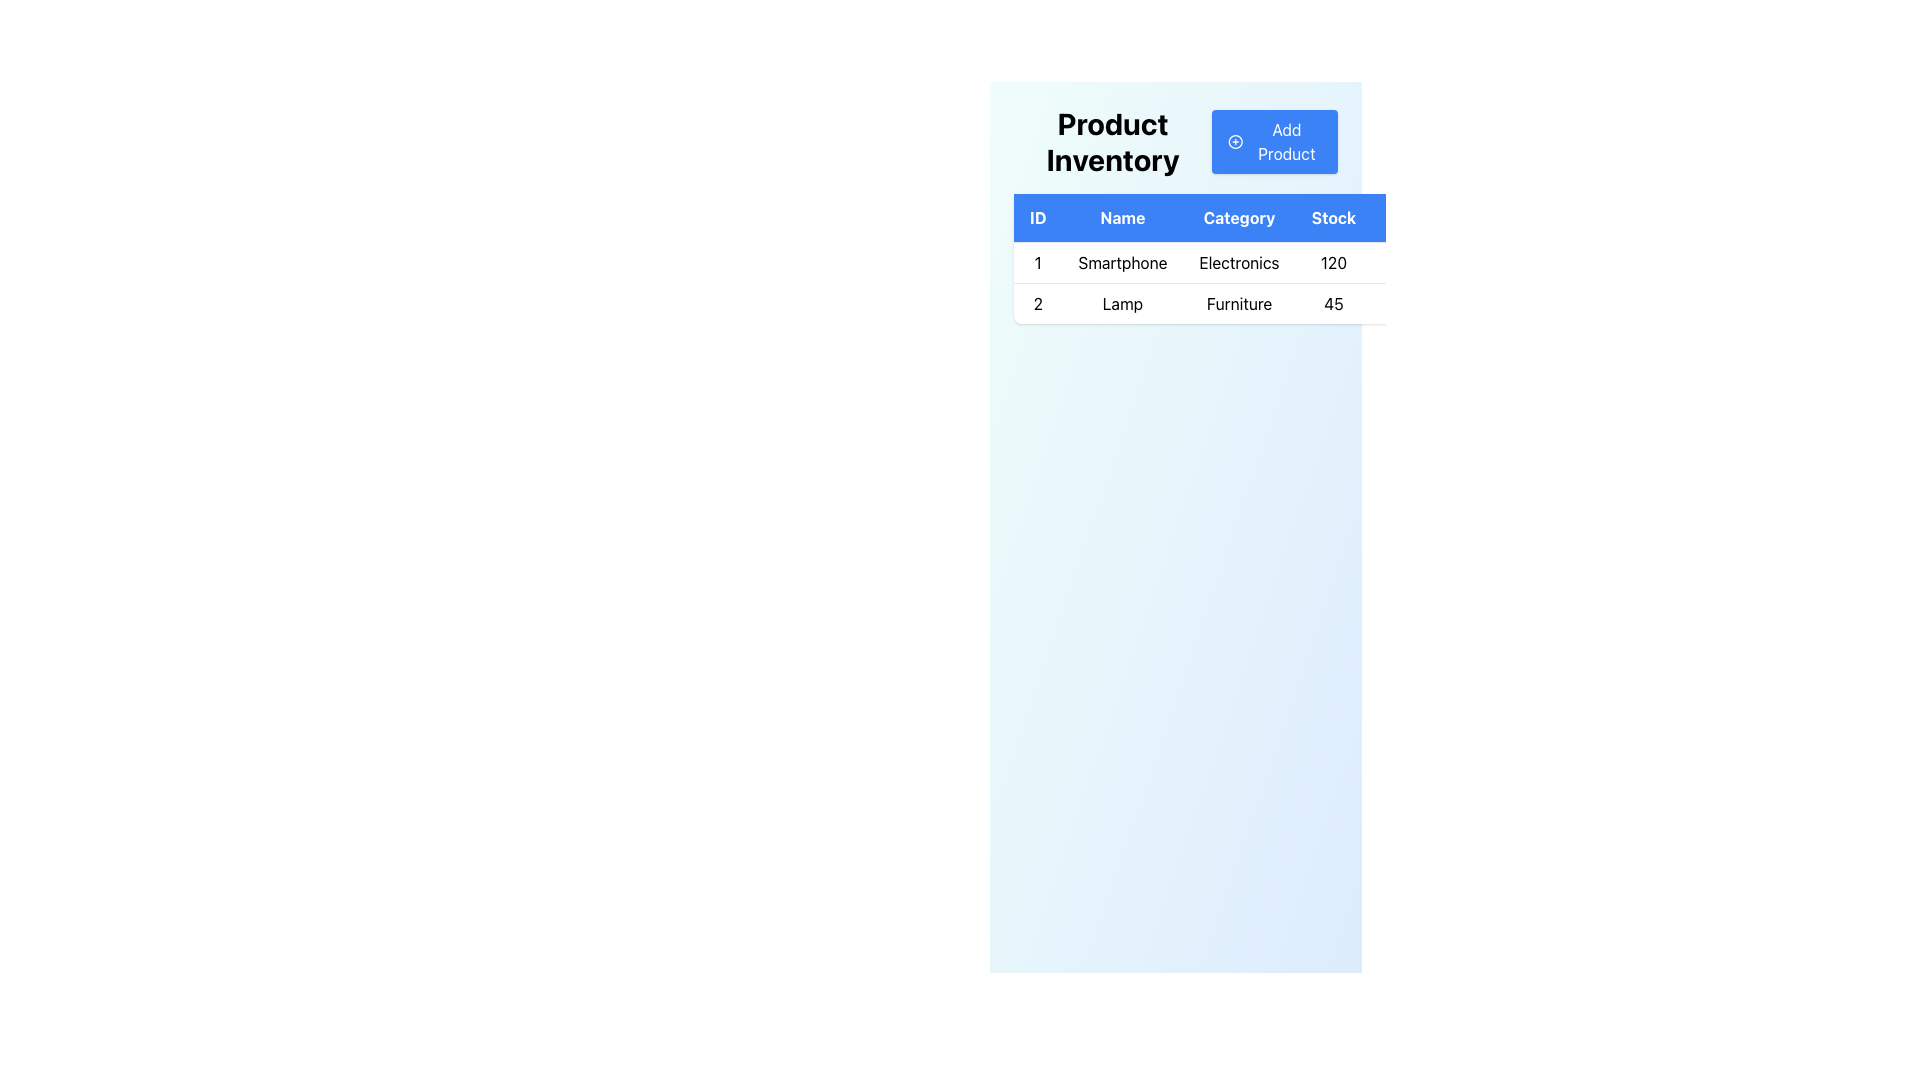 This screenshot has width=1920, height=1080. What do you see at coordinates (1334, 218) in the screenshot?
I see `the blue rectangular header labeled 'Stock', which is the fourth item in the row of headers above the table` at bounding box center [1334, 218].